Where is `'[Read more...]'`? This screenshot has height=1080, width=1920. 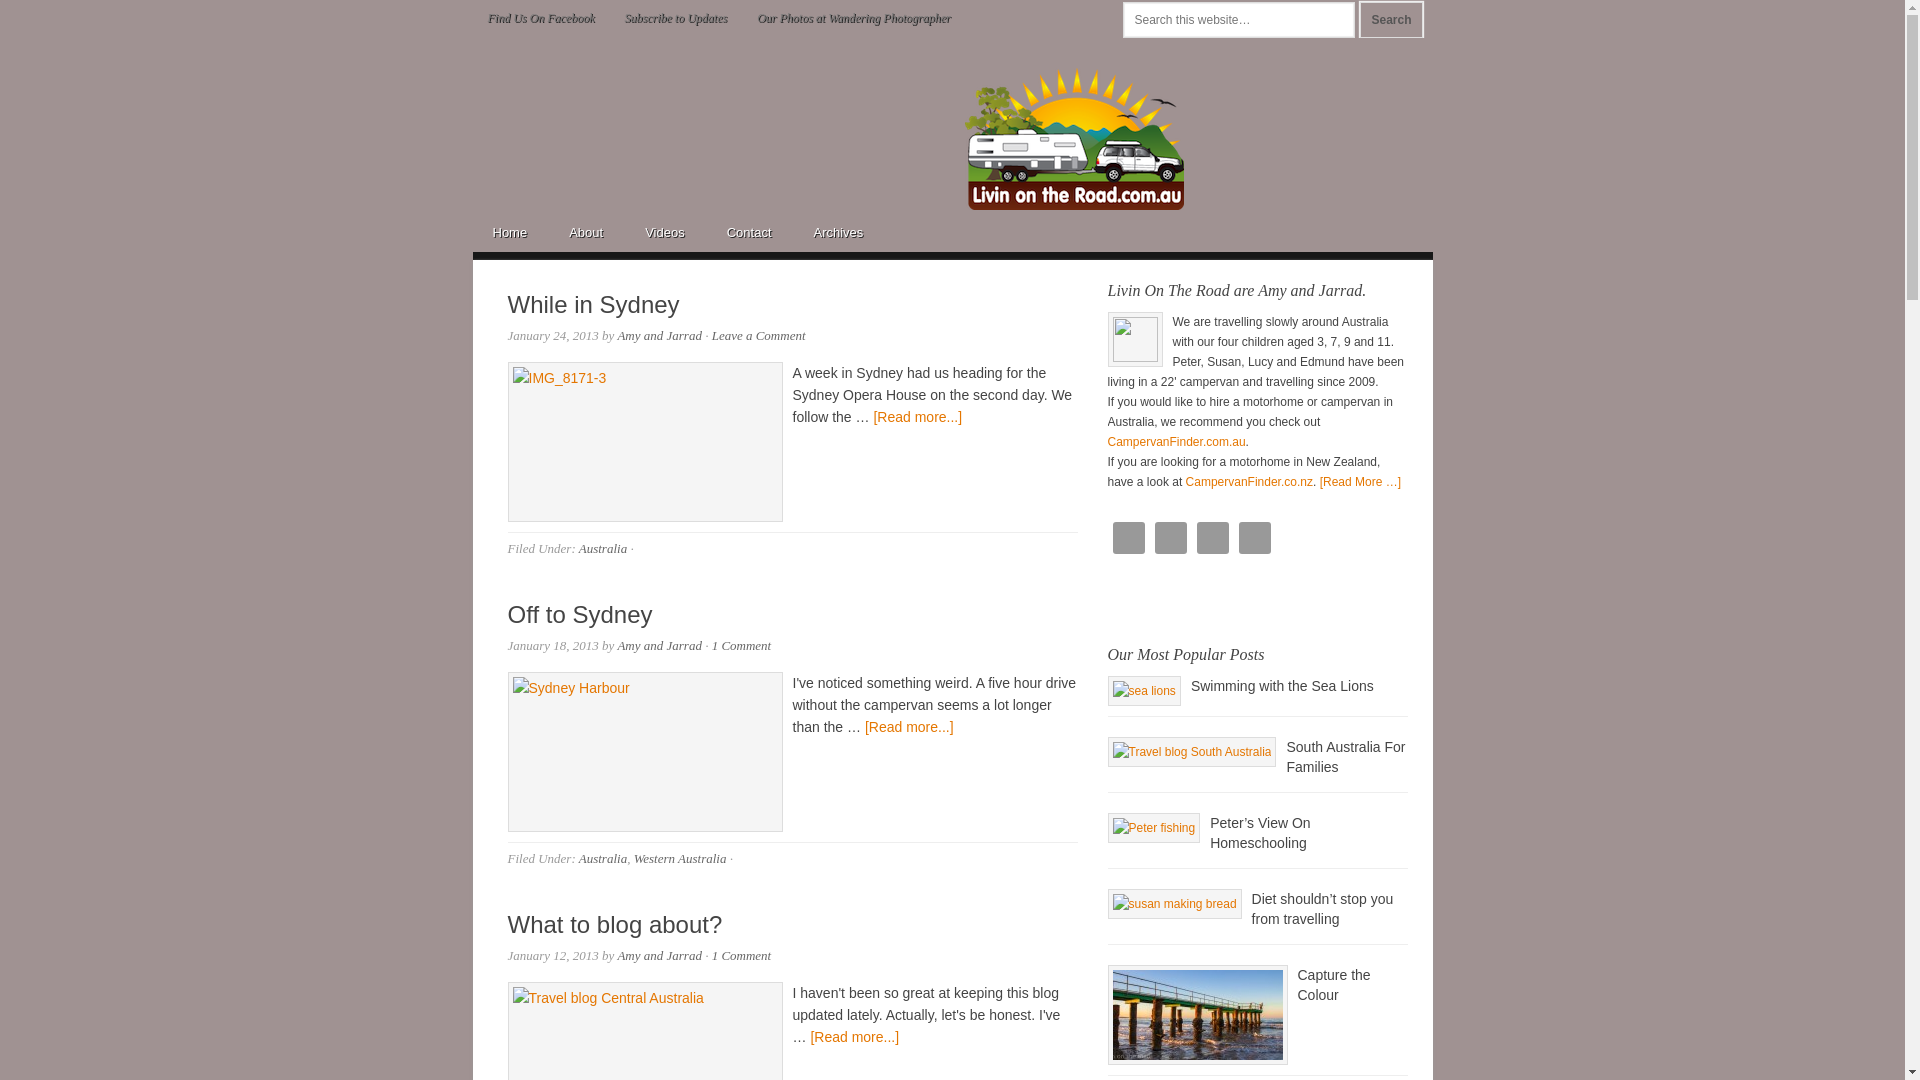
'[Read more...]' is located at coordinates (854, 1036).